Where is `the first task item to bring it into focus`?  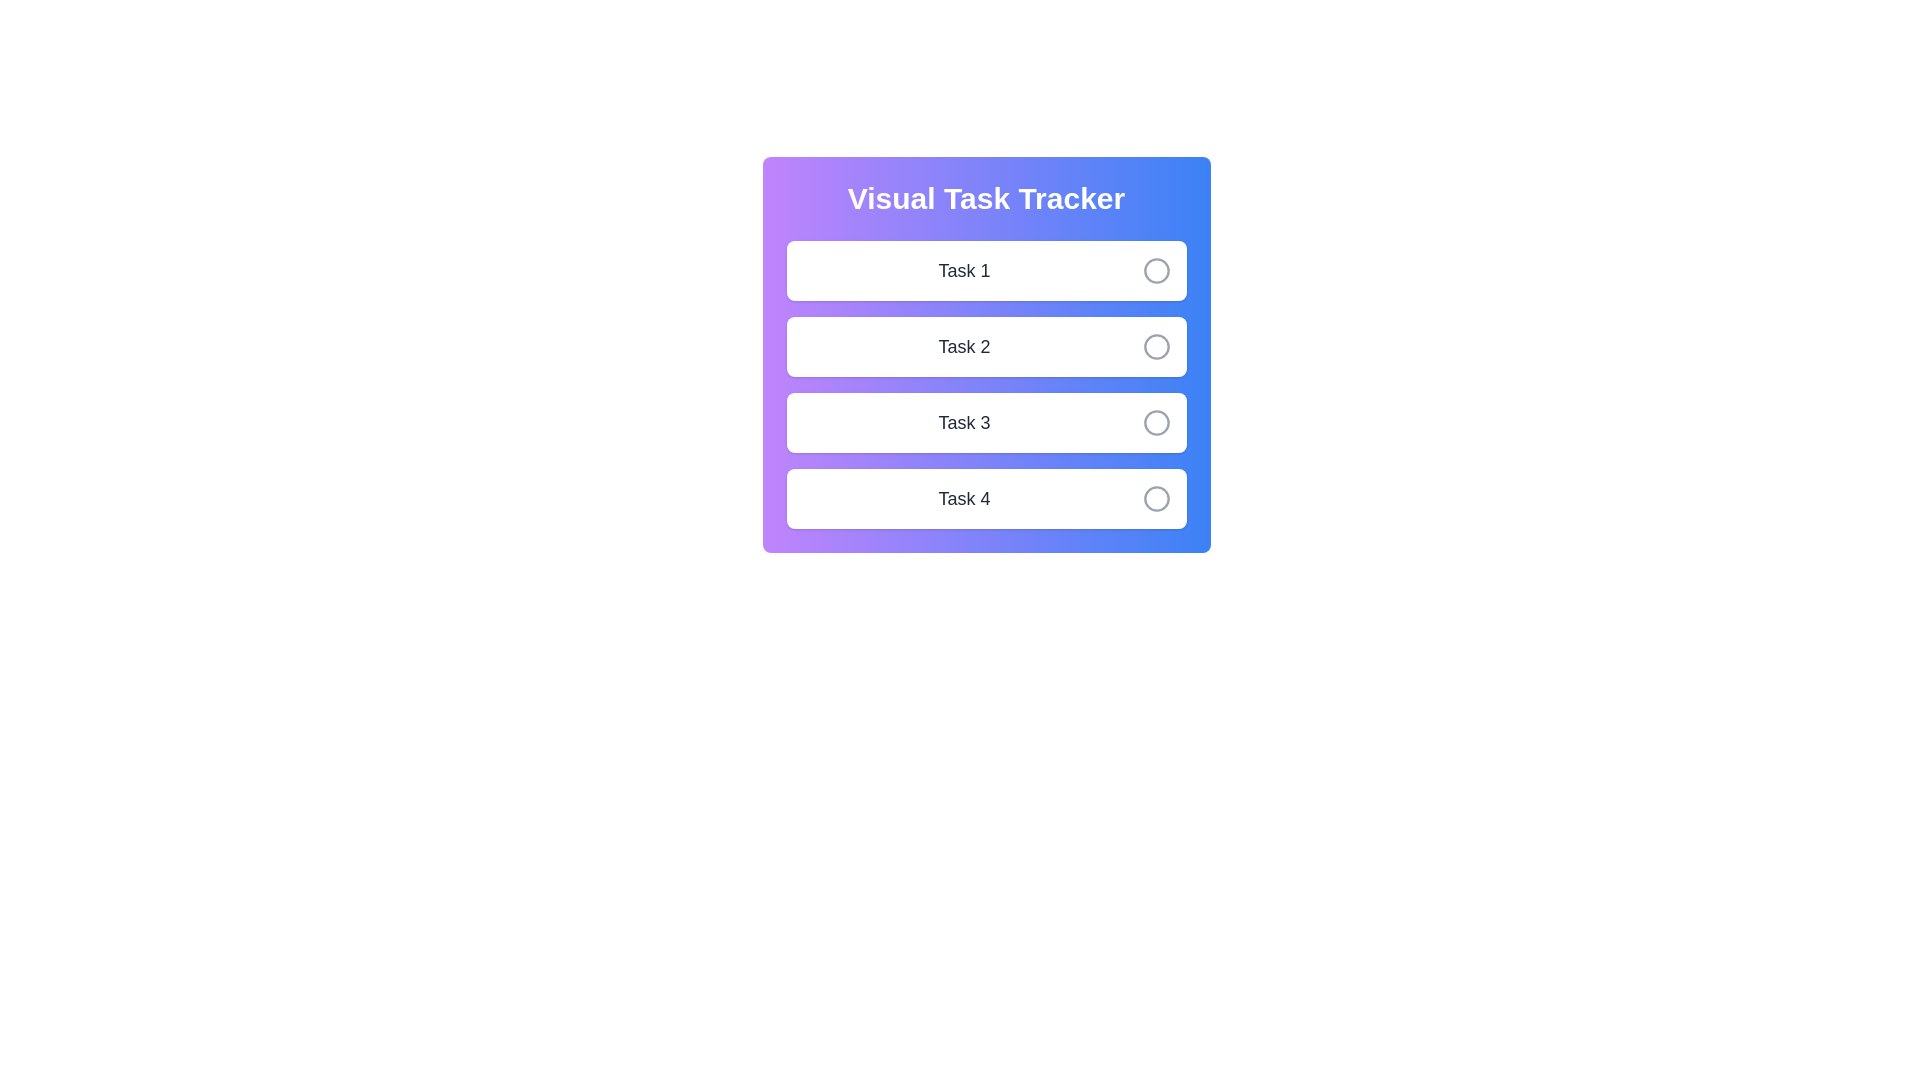 the first task item to bring it into focus is located at coordinates (986, 270).